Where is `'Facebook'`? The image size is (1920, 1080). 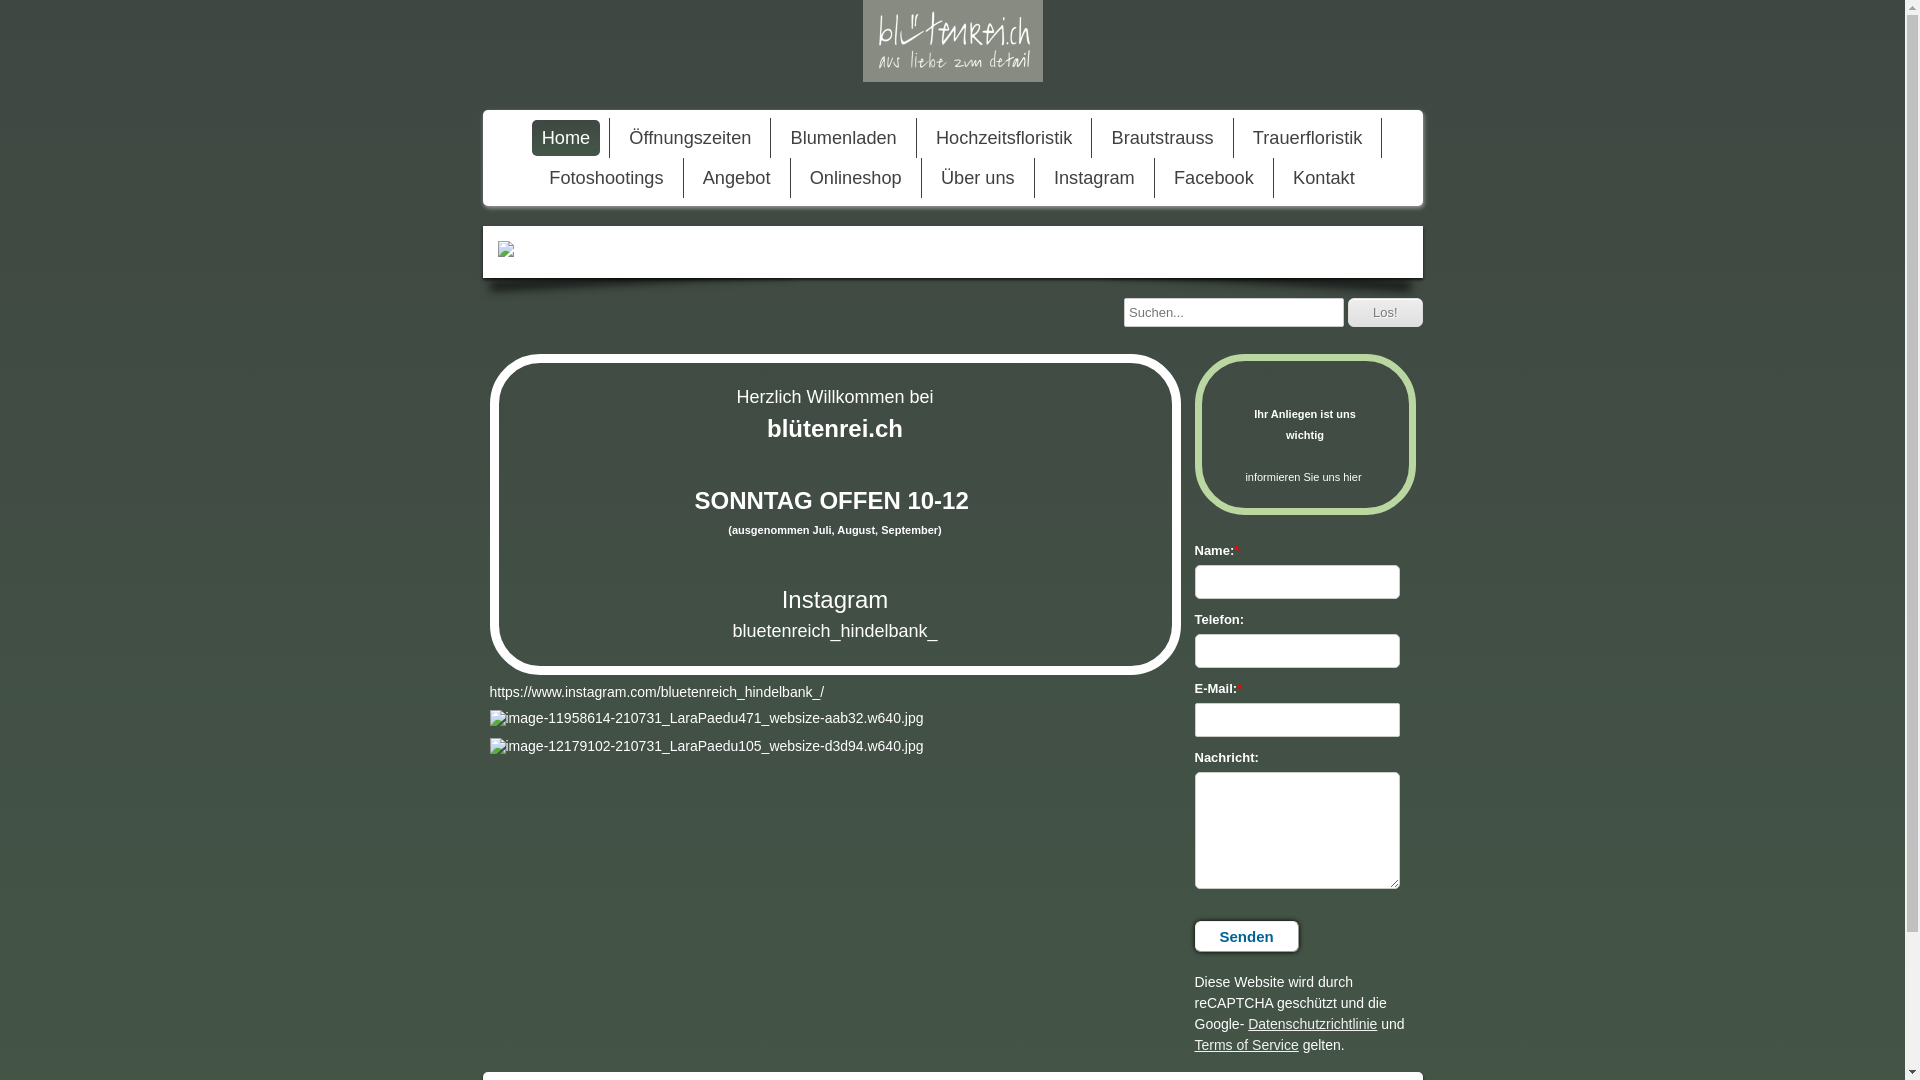
'Facebook' is located at coordinates (1213, 176).